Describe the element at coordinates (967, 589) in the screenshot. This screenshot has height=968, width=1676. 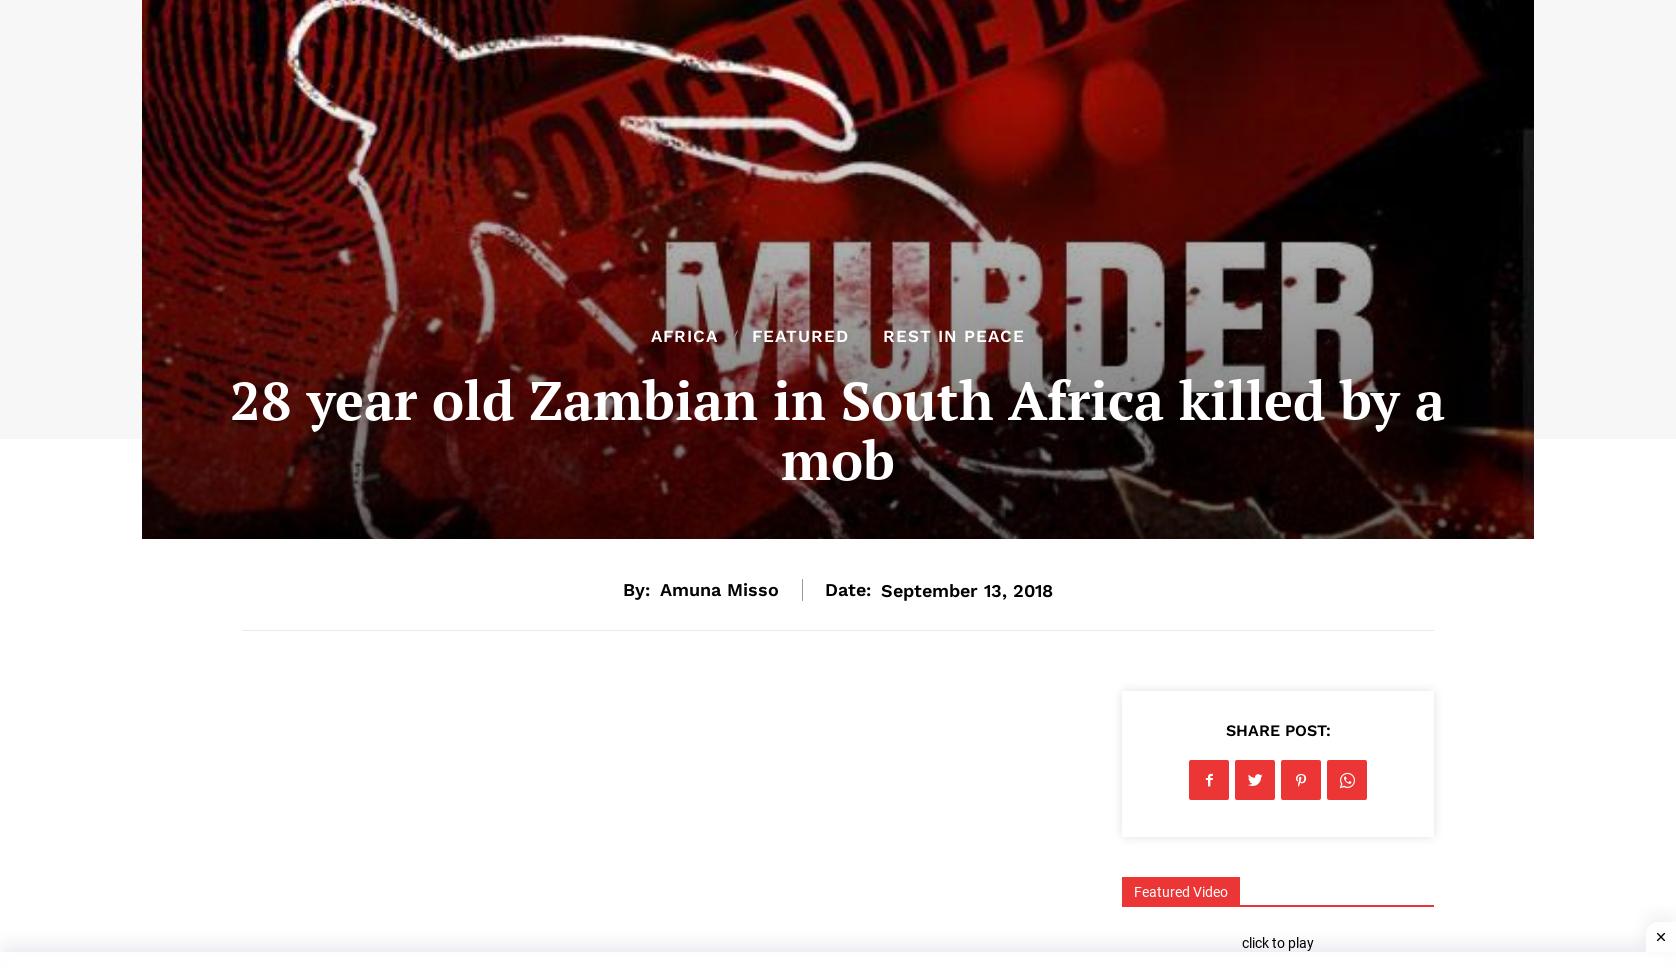
I see `'September 13, 2018'` at that location.